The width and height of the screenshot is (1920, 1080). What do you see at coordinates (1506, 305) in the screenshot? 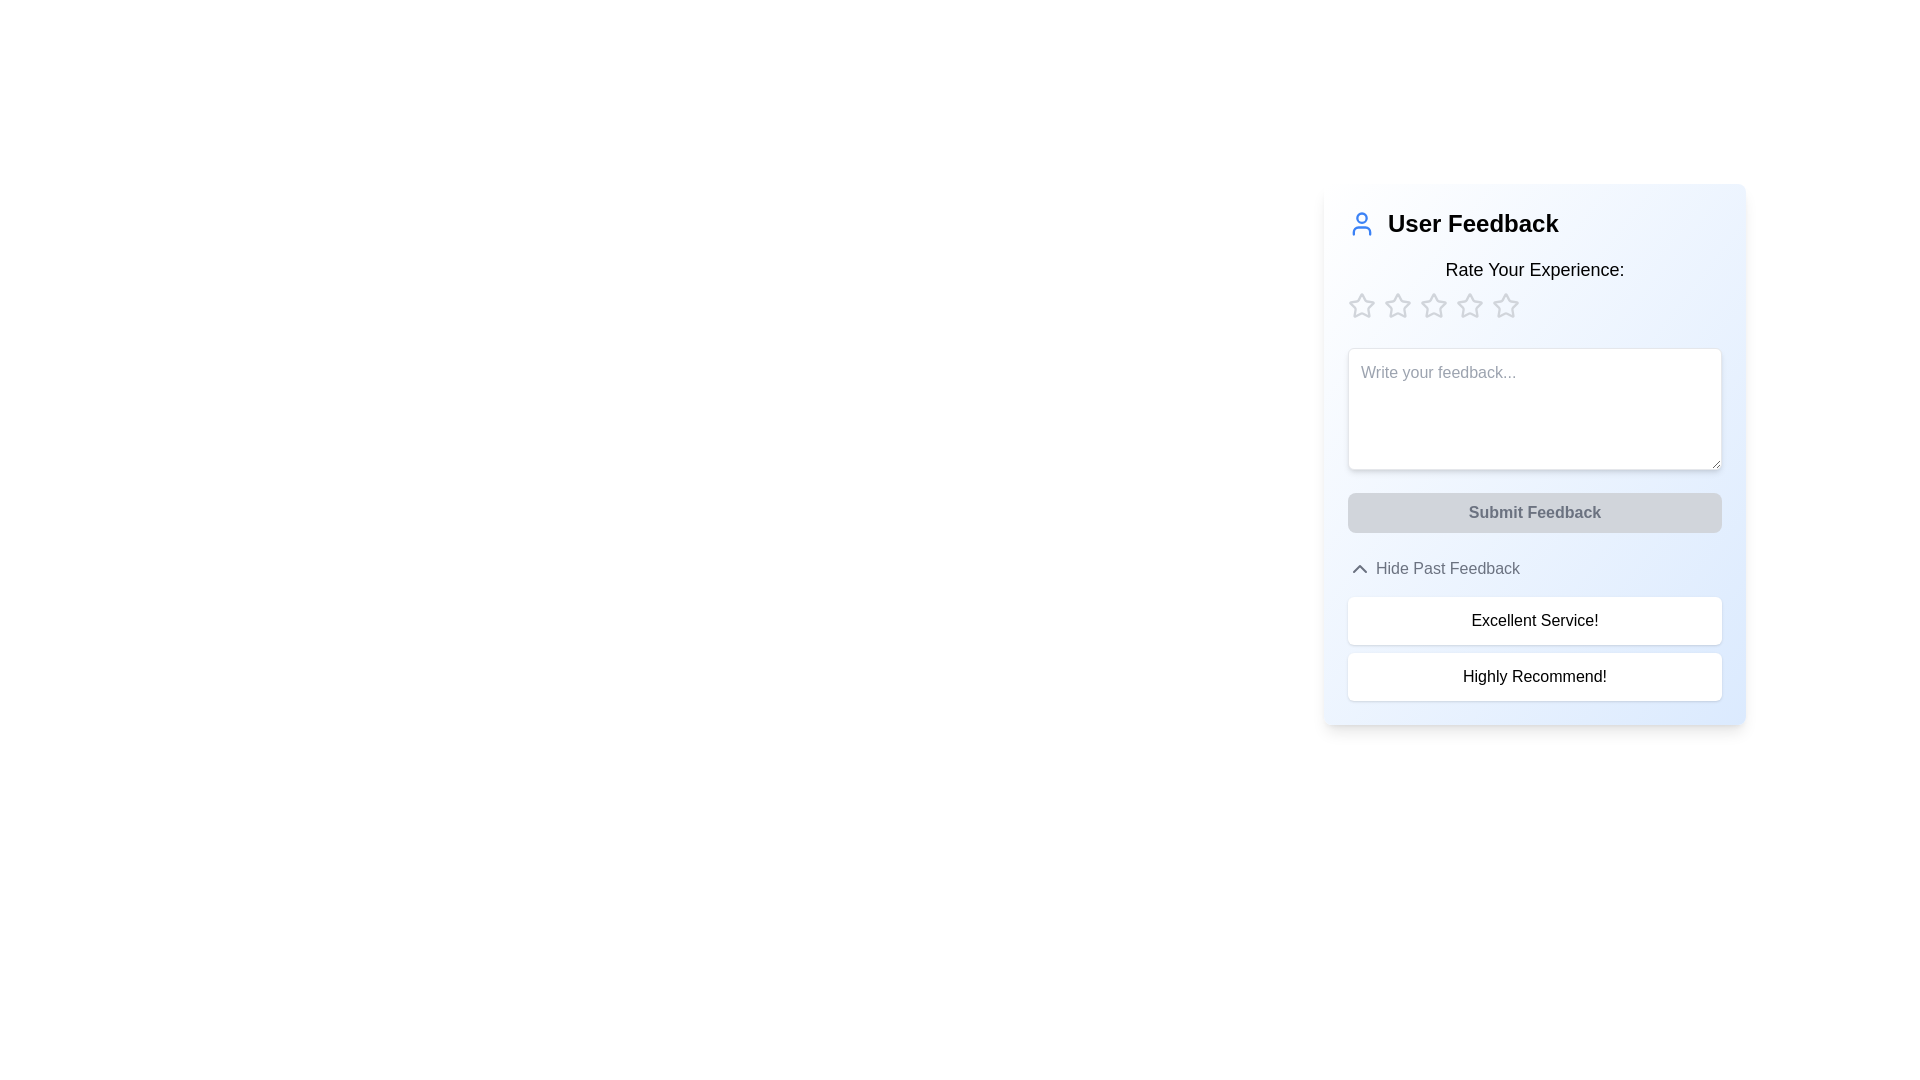
I see `the fourth star in the horizontal row of five stars` at bounding box center [1506, 305].